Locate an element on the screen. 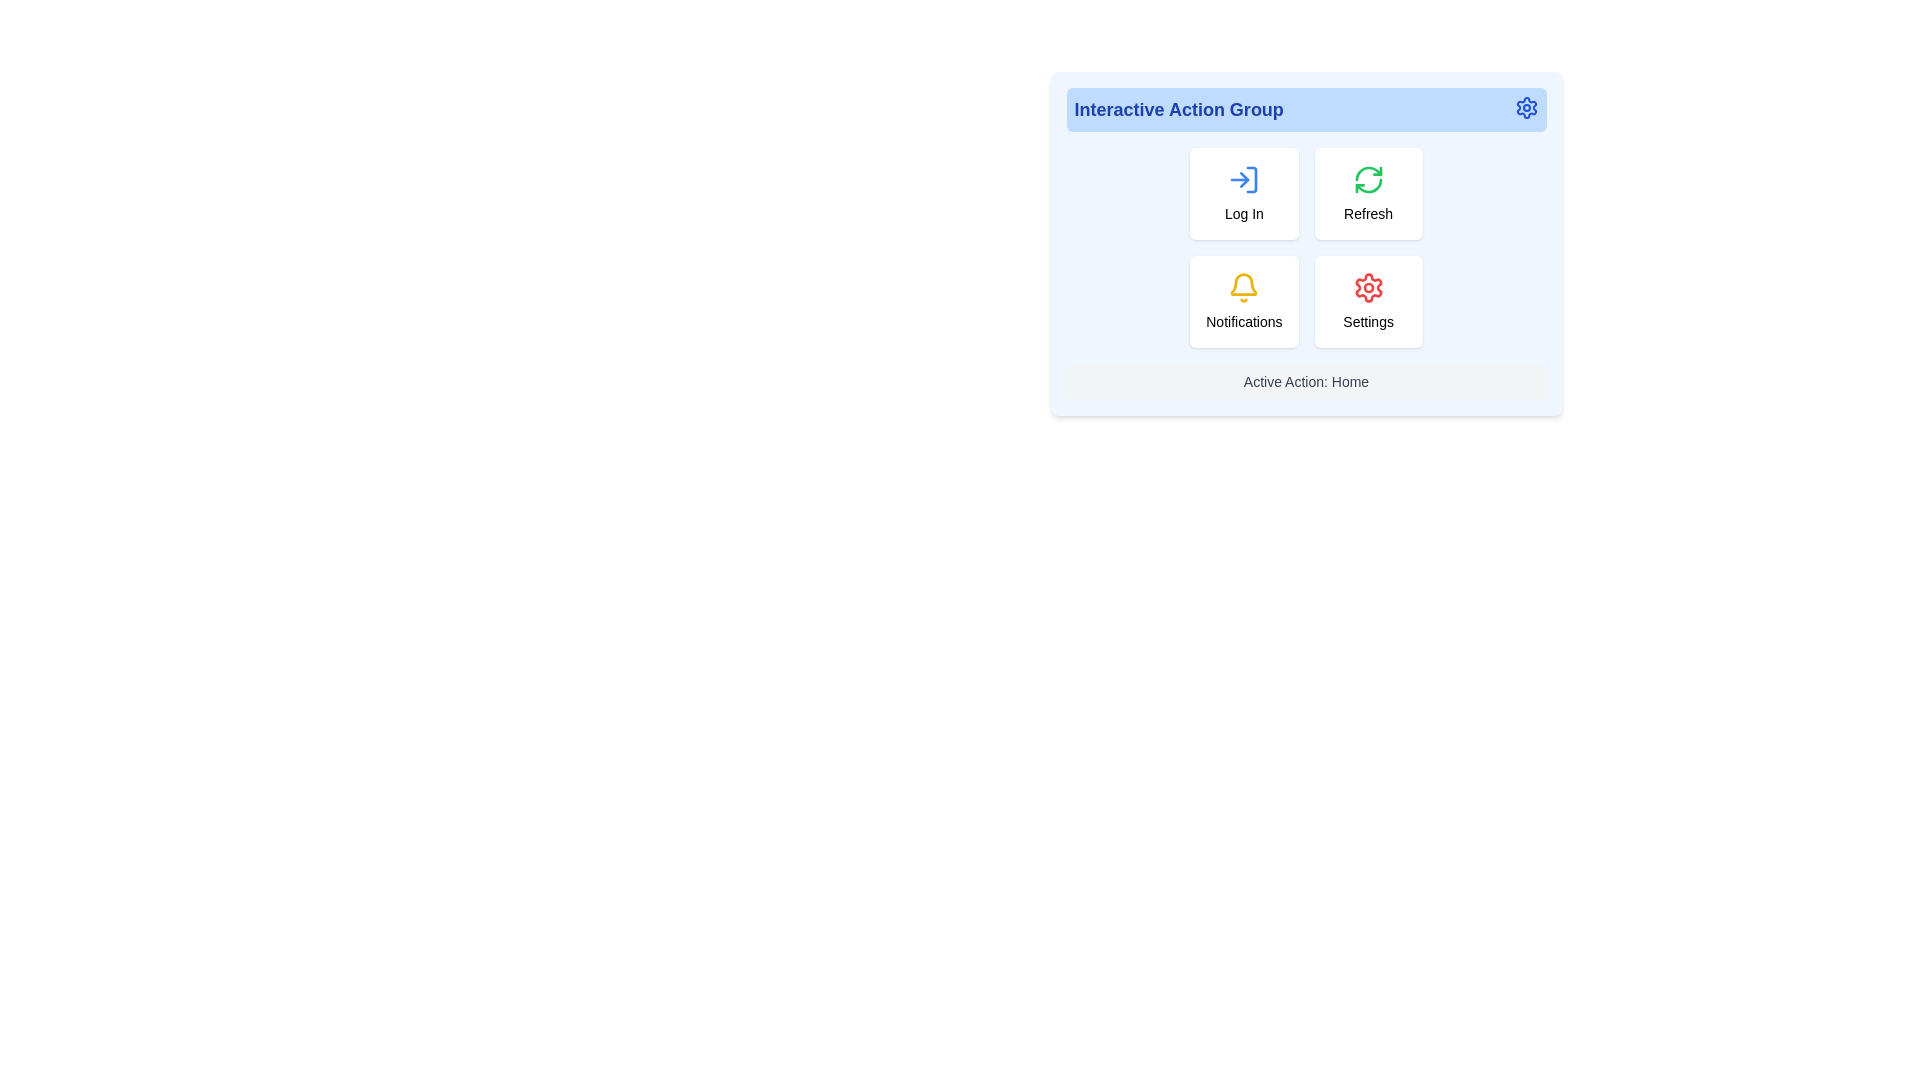  the bell icon located in the 'Notifications' card of the 'Interactive Action Group' panel is located at coordinates (1243, 288).